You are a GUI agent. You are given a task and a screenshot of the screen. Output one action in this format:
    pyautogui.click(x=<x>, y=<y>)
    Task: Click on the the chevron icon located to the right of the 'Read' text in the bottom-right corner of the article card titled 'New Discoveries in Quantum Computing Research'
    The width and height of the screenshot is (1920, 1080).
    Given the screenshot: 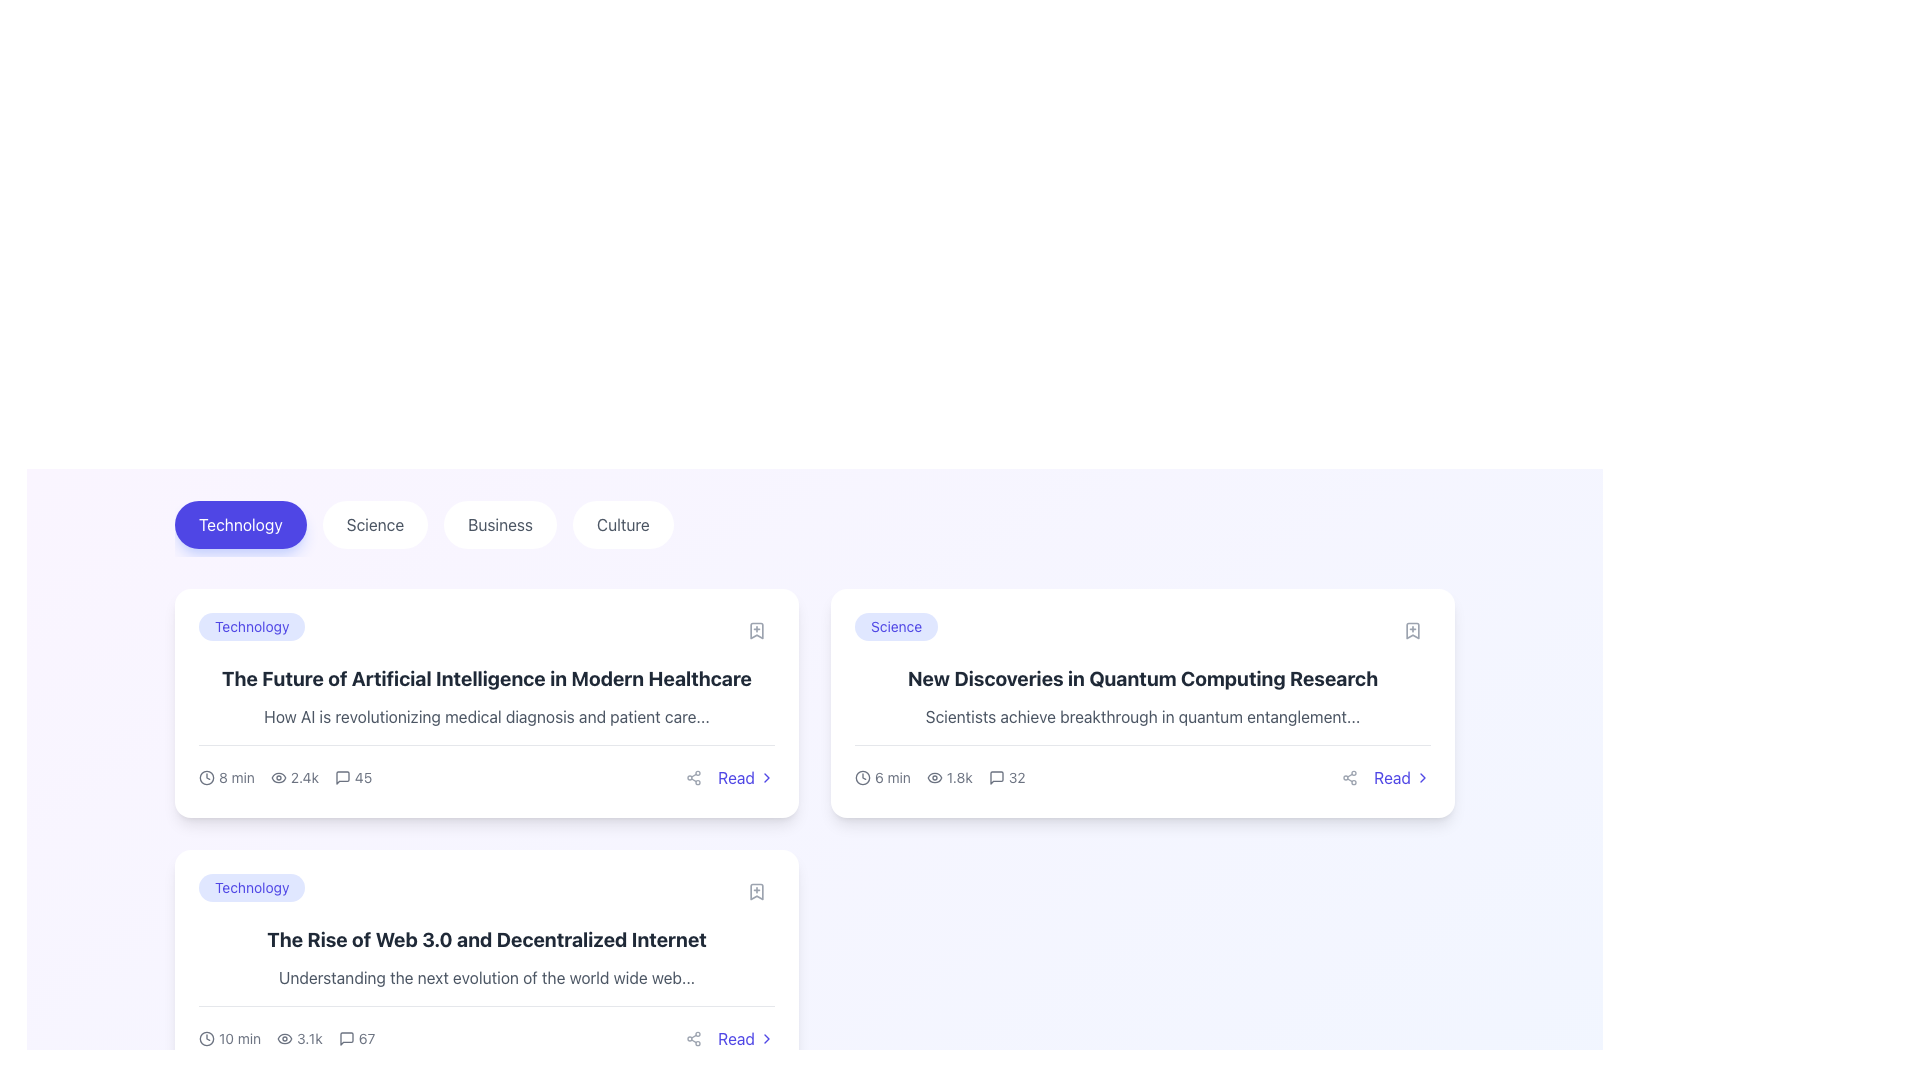 What is the action you would take?
    pyautogui.click(x=1421, y=777)
    